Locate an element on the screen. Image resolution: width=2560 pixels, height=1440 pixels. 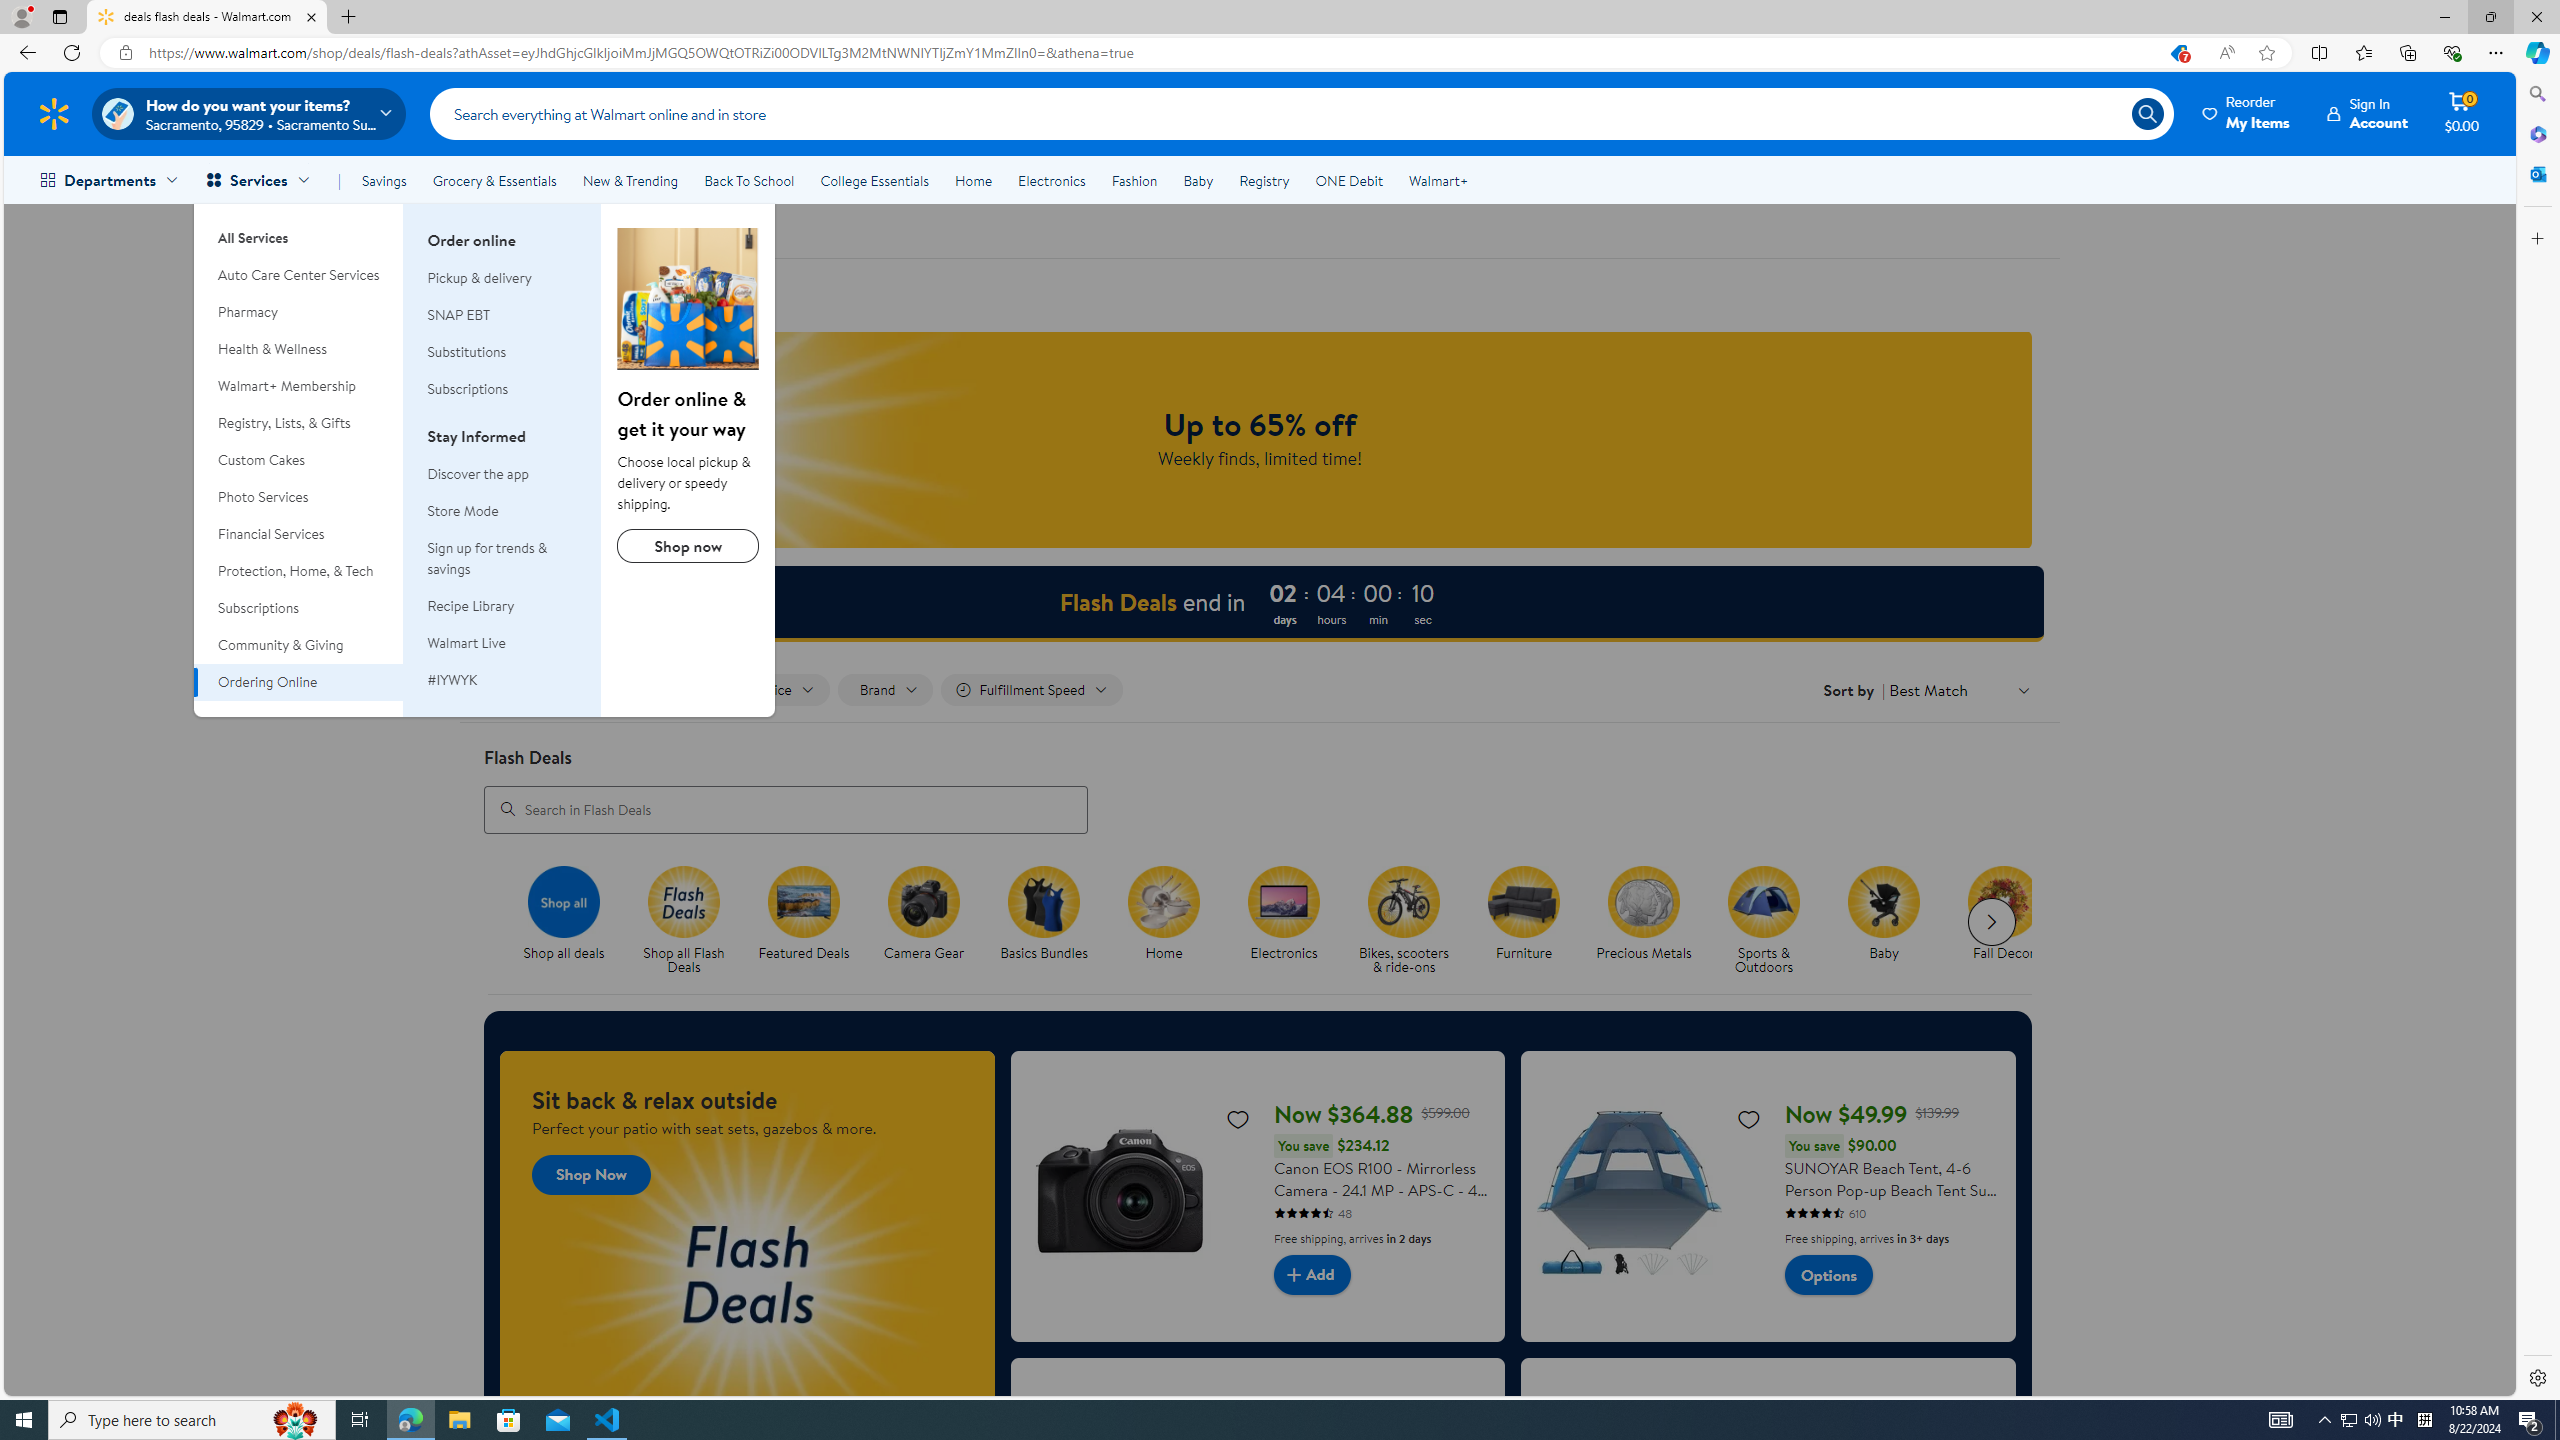
'Shop all' is located at coordinates (562, 900).